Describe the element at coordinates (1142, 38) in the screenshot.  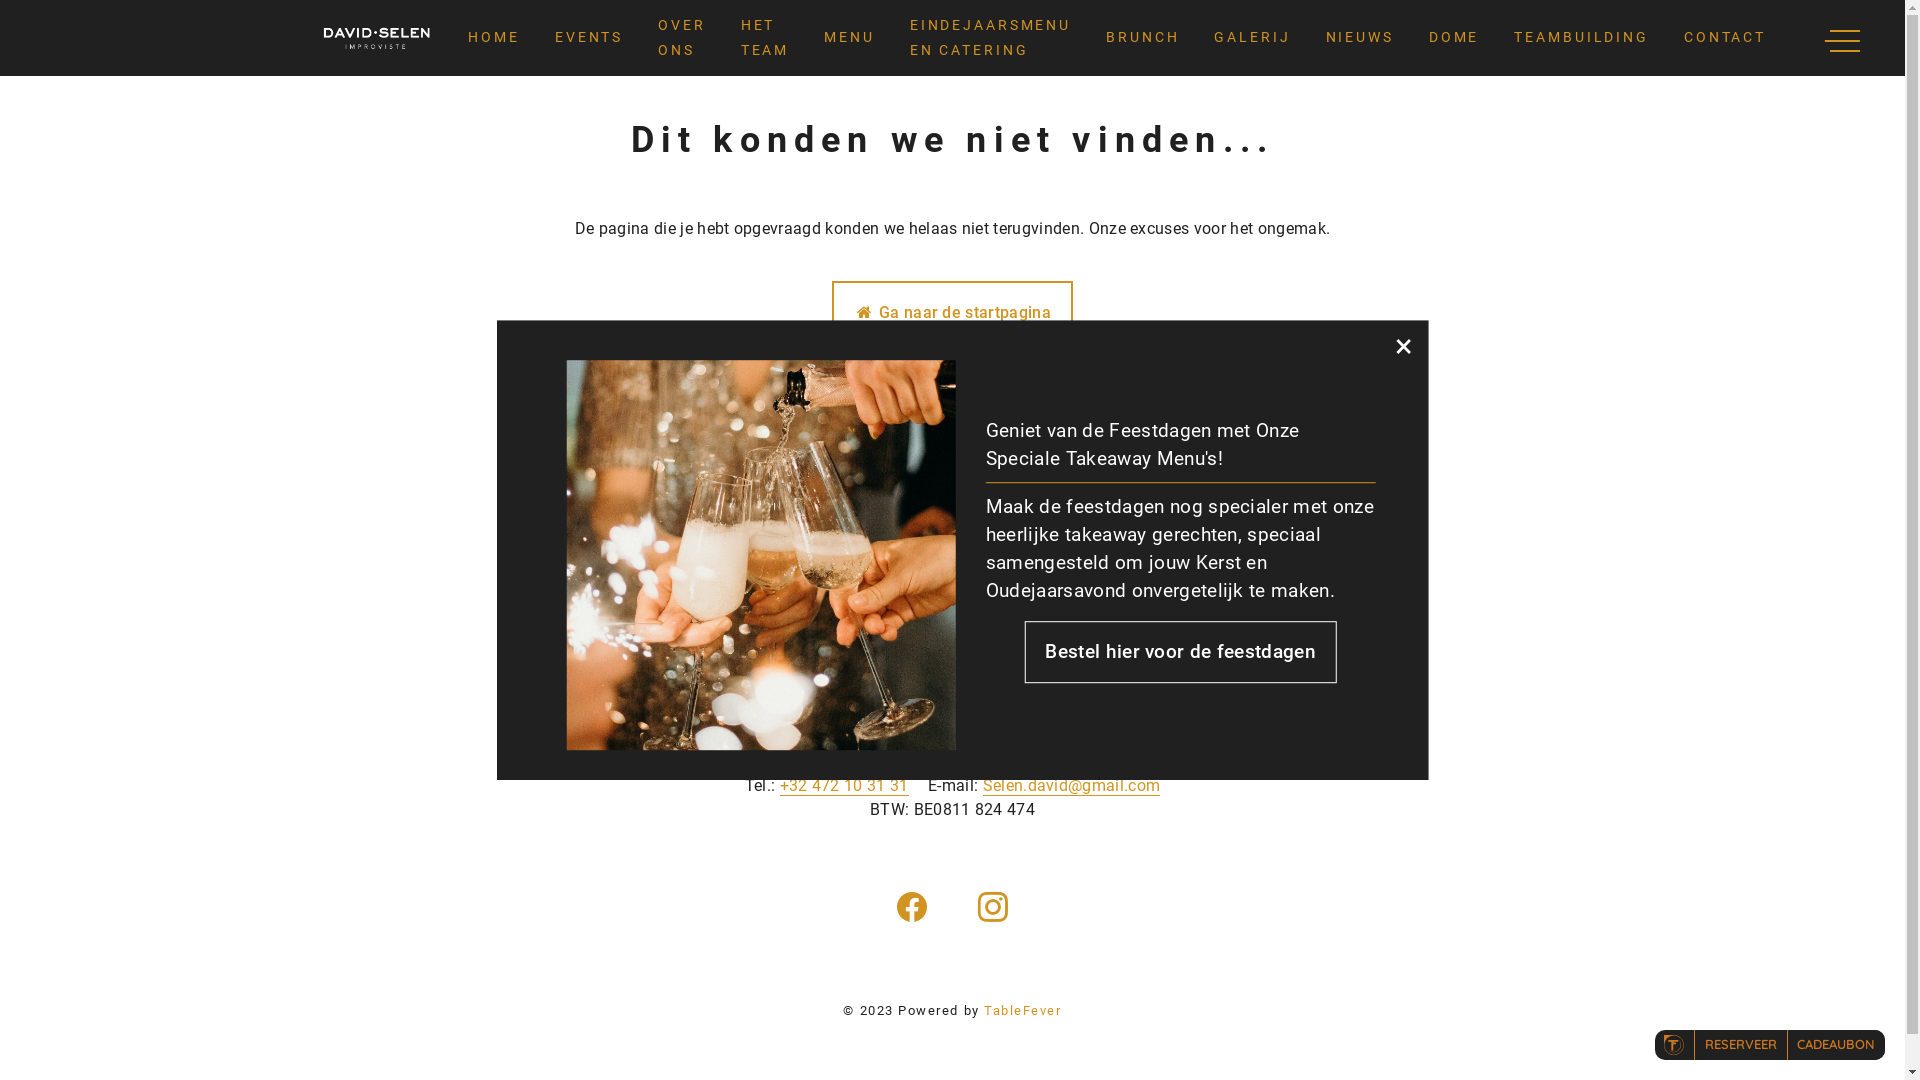
I see `'BRUNCH'` at that location.